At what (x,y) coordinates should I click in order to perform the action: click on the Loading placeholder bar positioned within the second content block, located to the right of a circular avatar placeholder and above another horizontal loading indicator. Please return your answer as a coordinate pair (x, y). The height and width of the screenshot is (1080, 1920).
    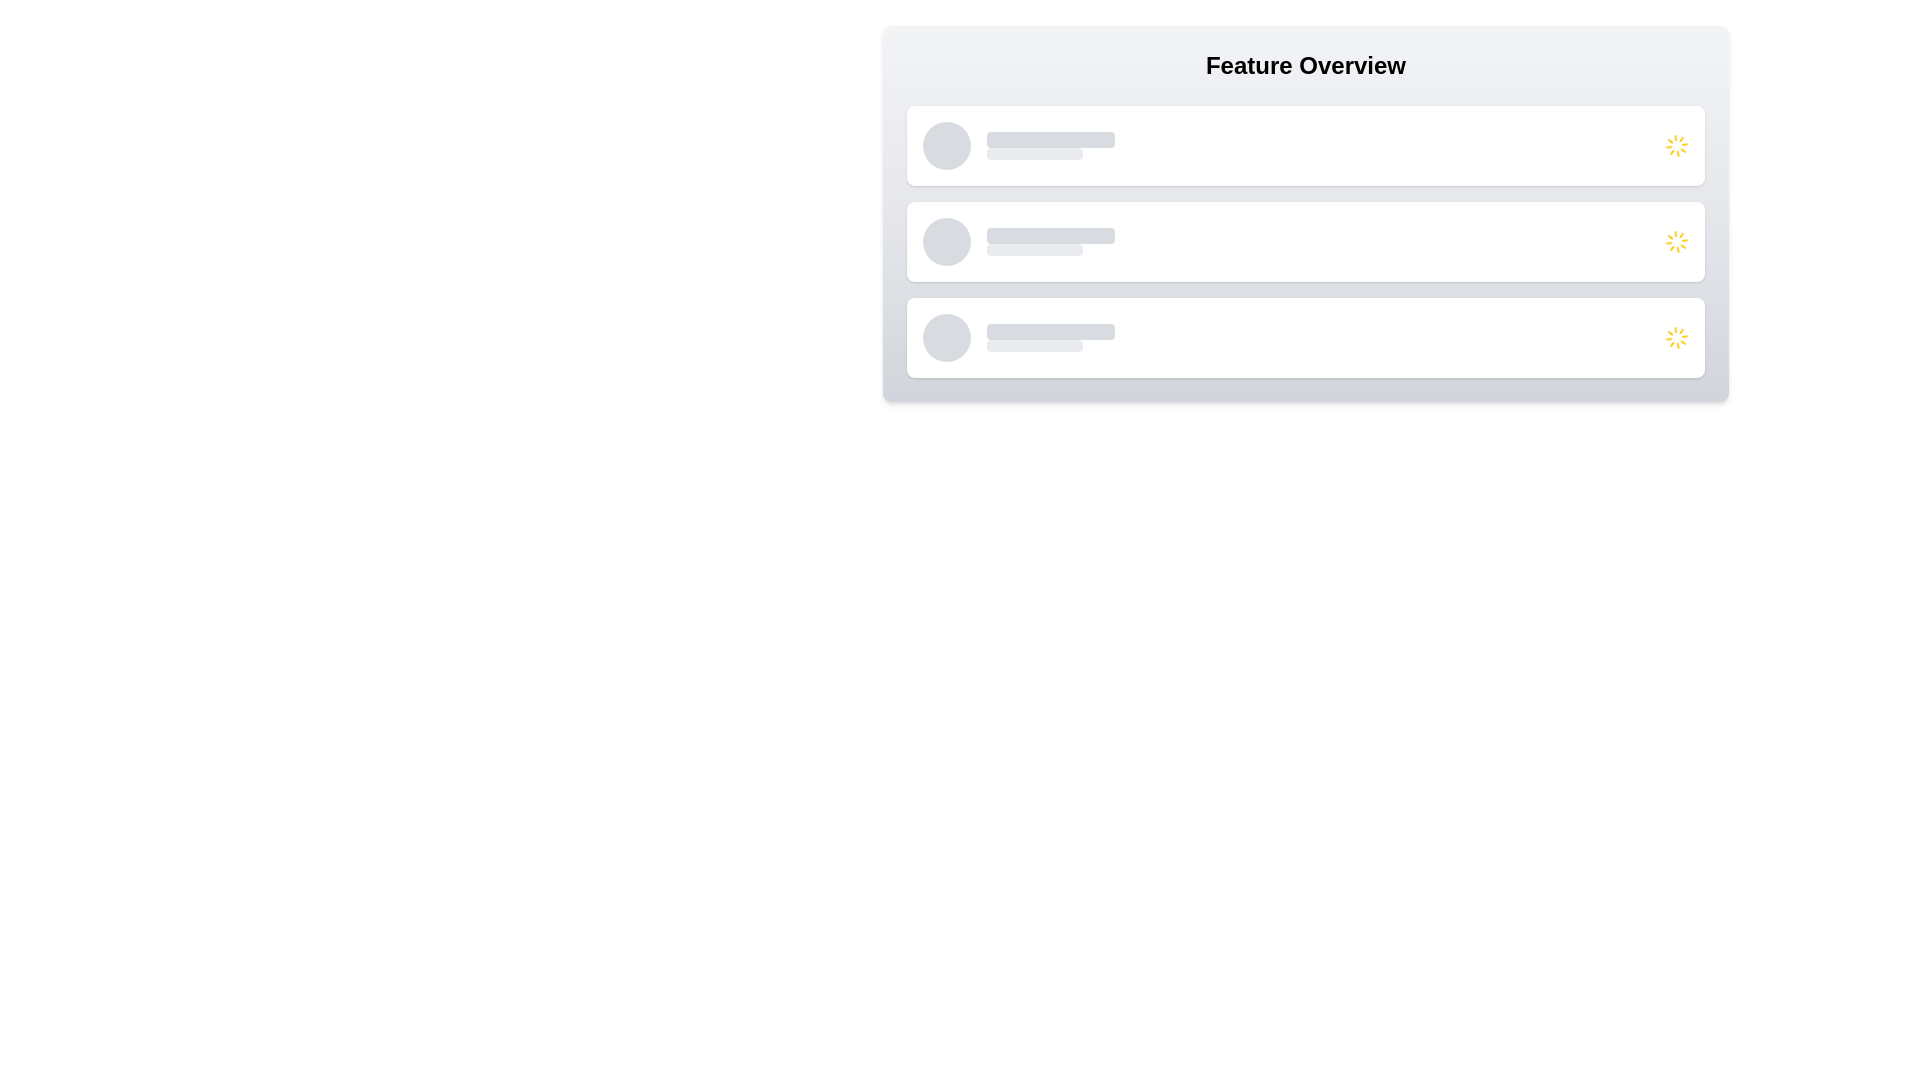
    Looking at the image, I should click on (1050, 234).